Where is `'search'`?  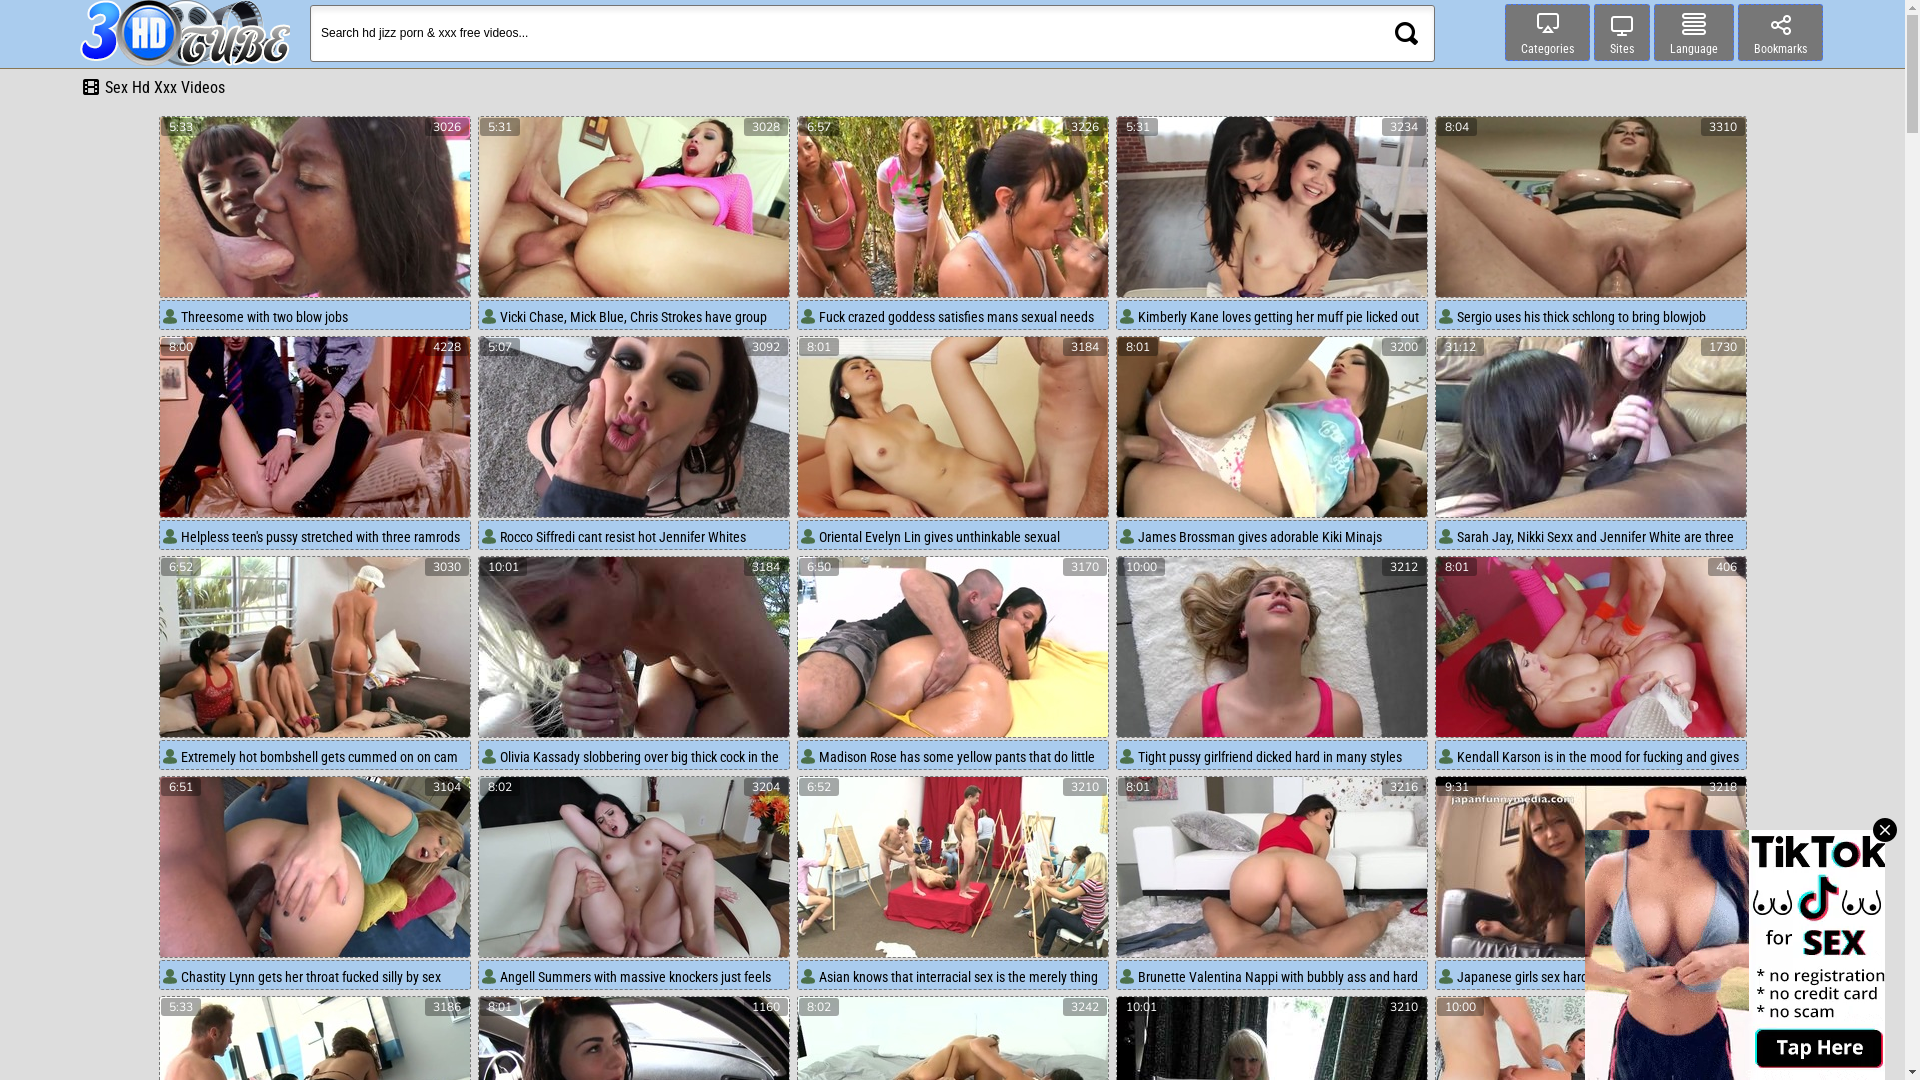 'search' is located at coordinates (1405, 33).